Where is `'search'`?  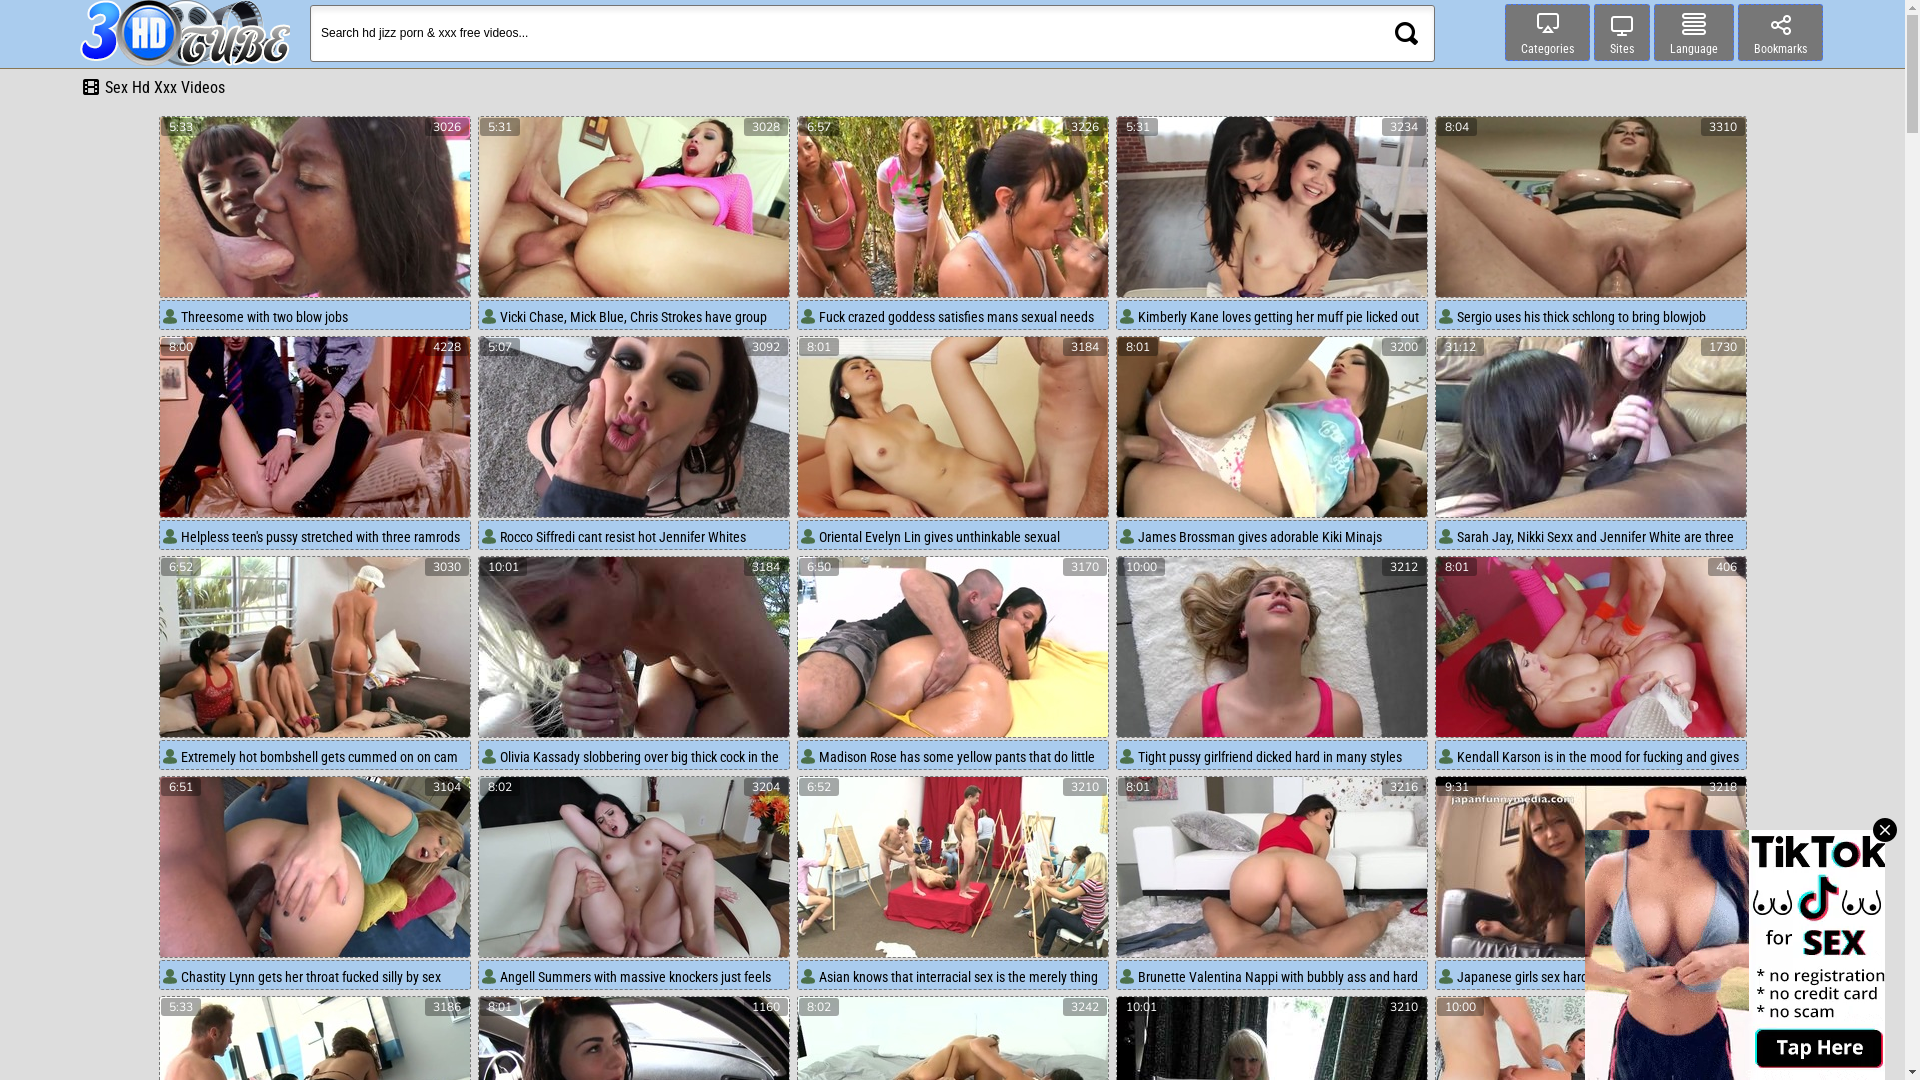 'search' is located at coordinates (1405, 33).